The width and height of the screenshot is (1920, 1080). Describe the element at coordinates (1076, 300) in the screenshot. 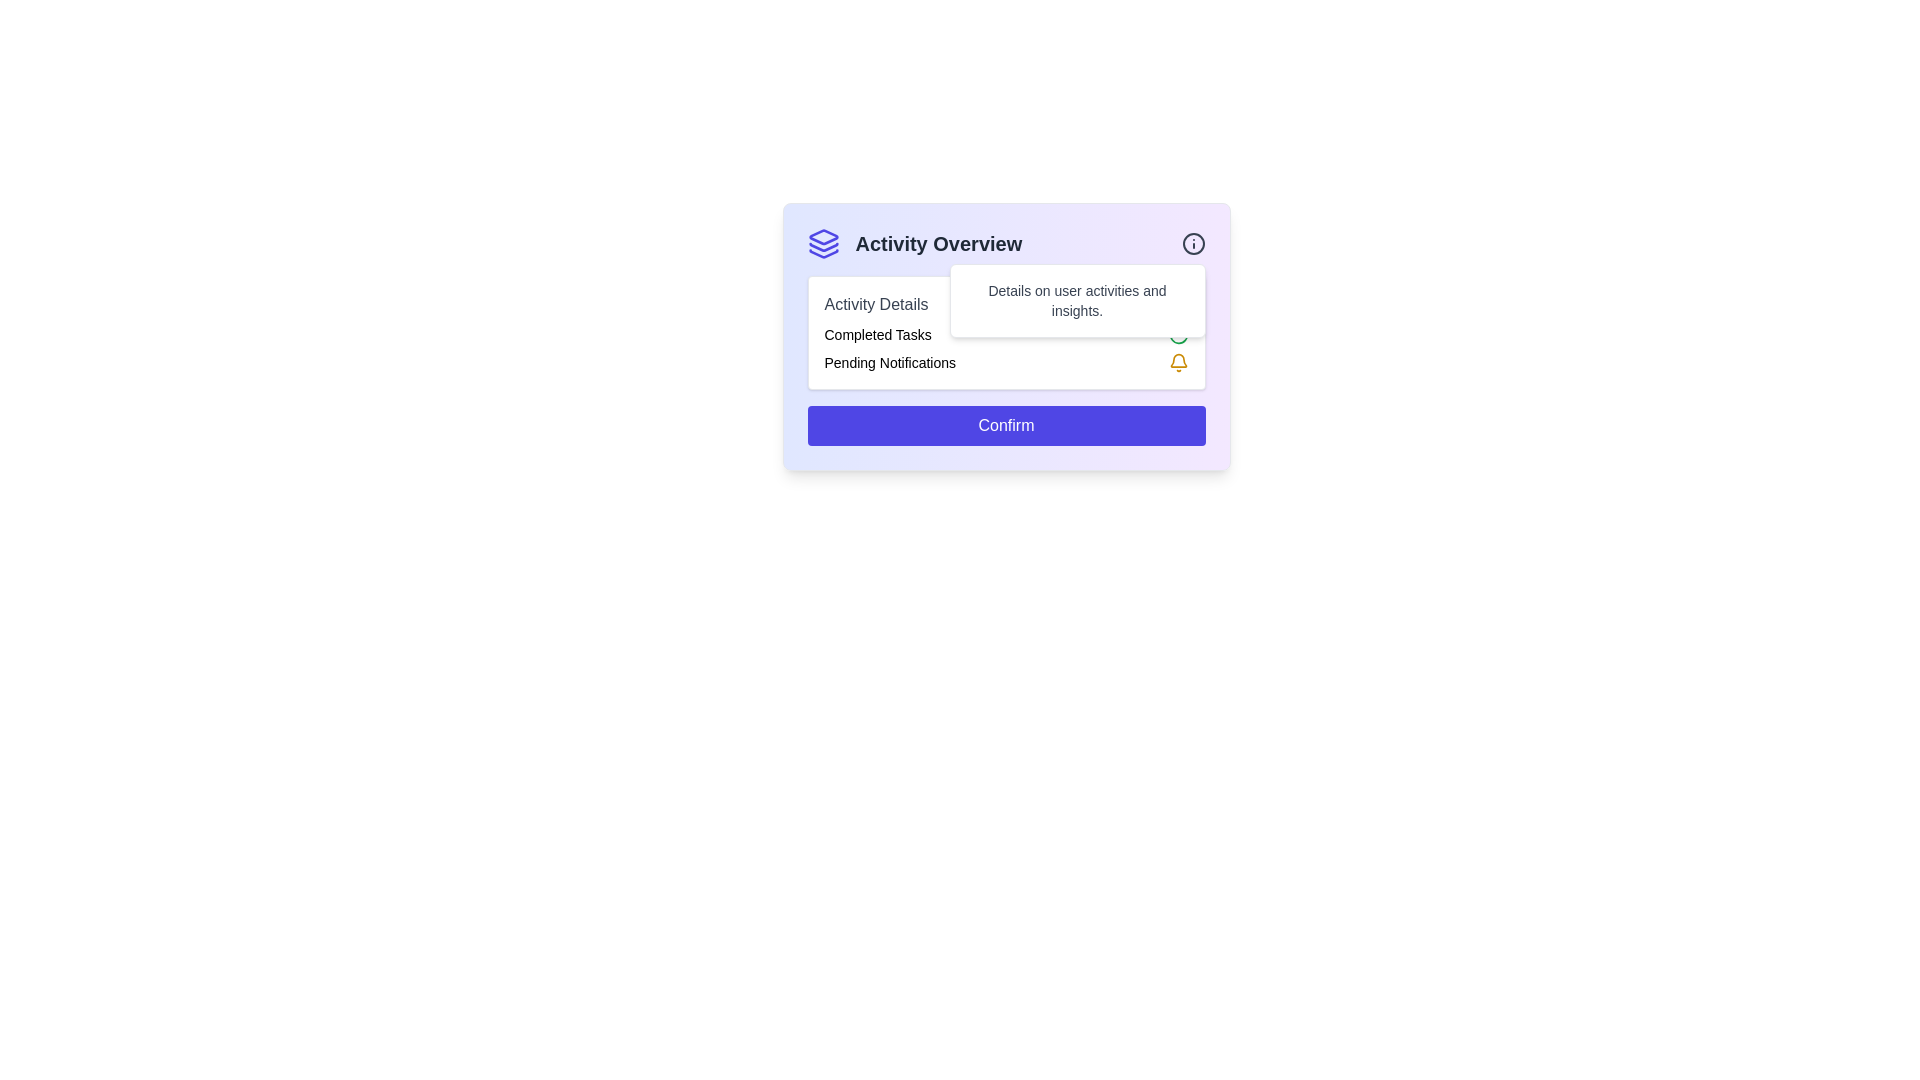

I see `the informational box located in the top-right section of the 'Activity Overview' panel, adjacent to the 'Activity Details' label` at that location.